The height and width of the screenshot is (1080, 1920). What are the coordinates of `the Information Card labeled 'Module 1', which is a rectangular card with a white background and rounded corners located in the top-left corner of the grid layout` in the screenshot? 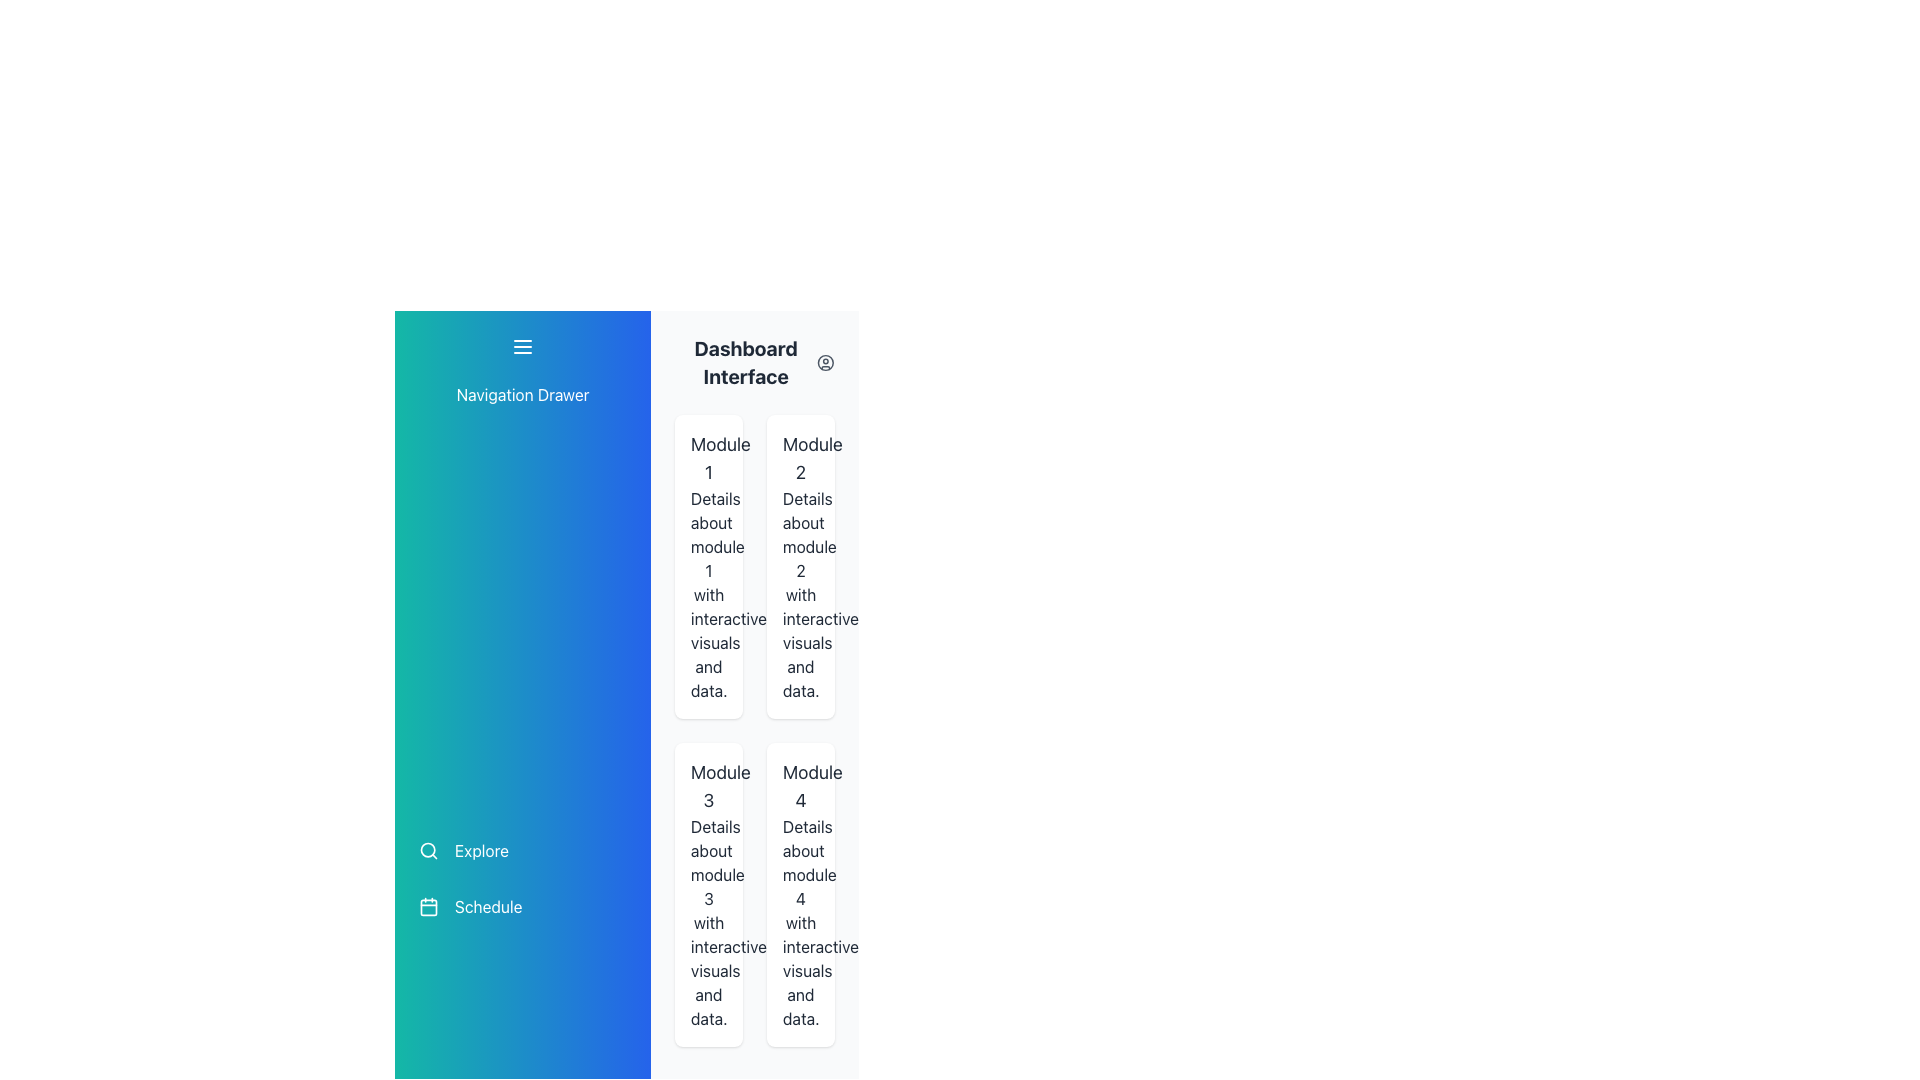 It's located at (709, 567).